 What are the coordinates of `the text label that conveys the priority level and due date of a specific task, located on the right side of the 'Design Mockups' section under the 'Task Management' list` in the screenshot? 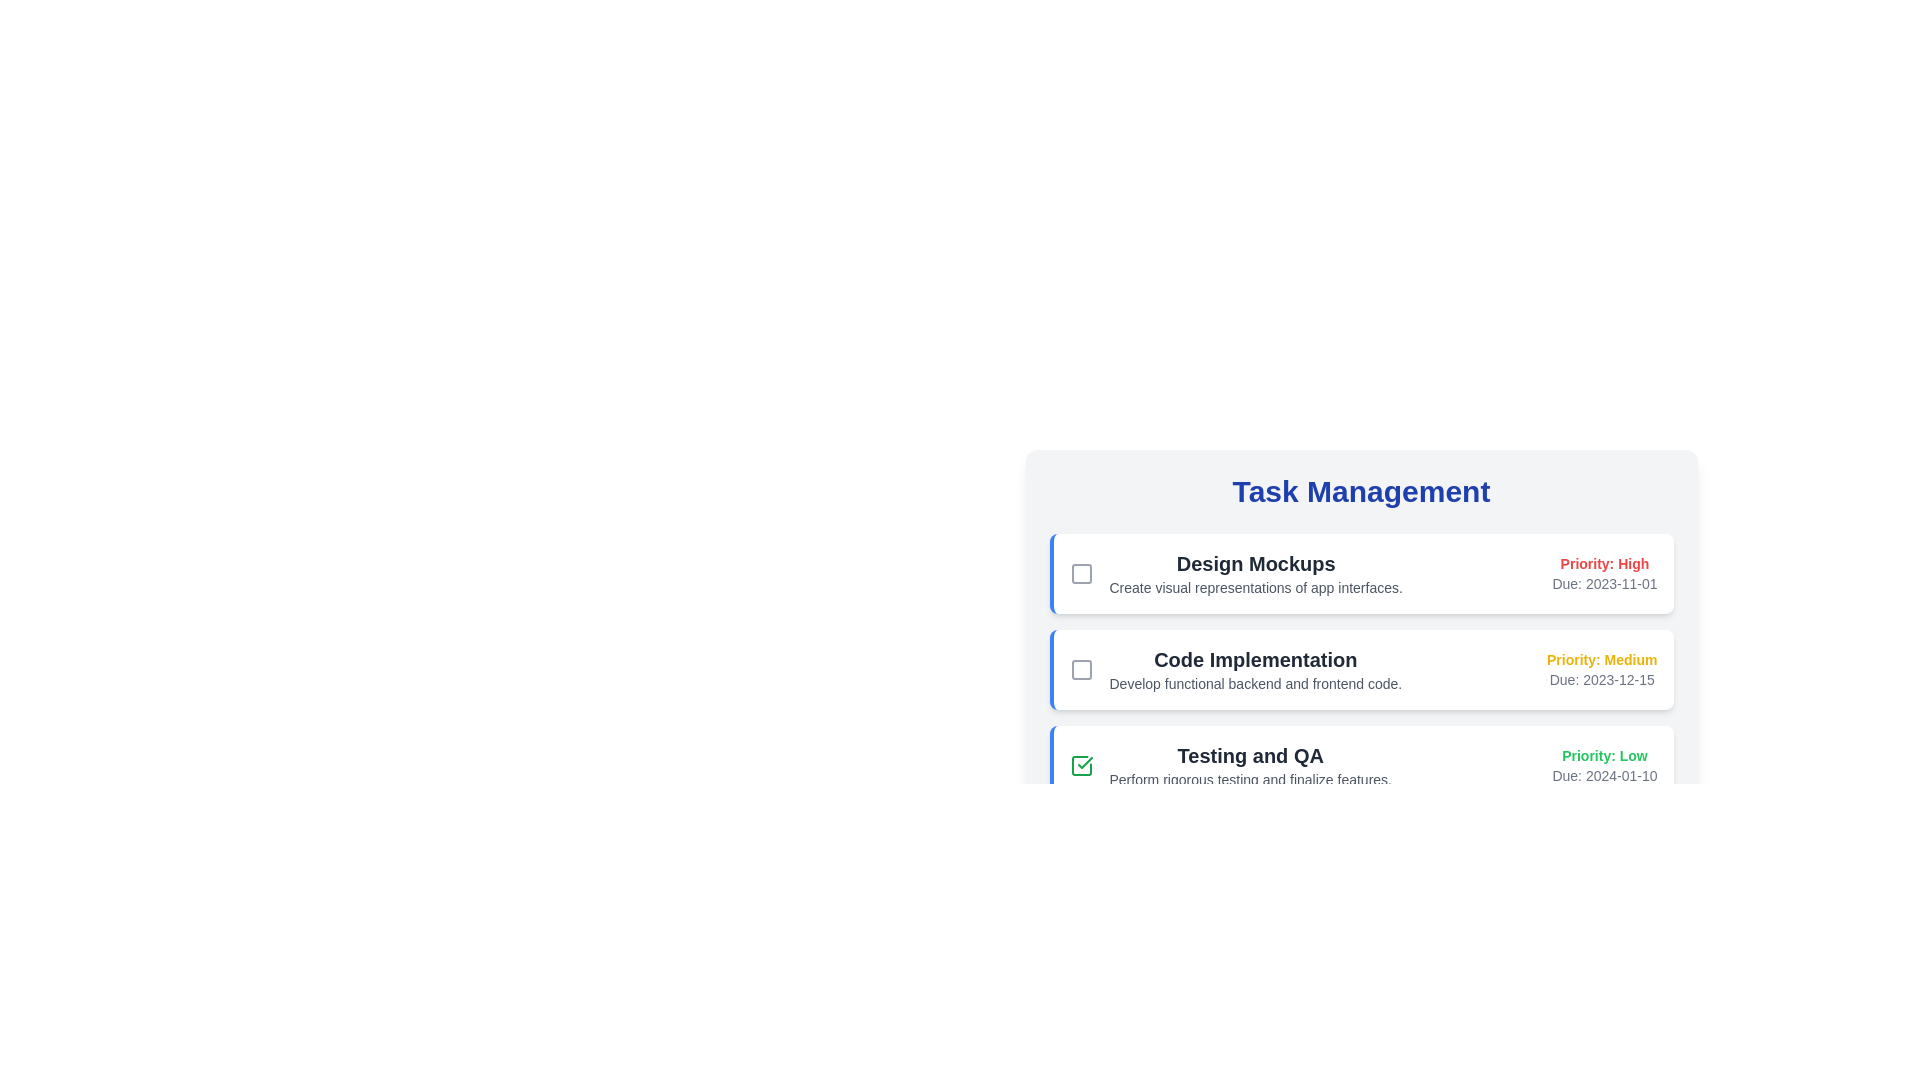 It's located at (1604, 574).